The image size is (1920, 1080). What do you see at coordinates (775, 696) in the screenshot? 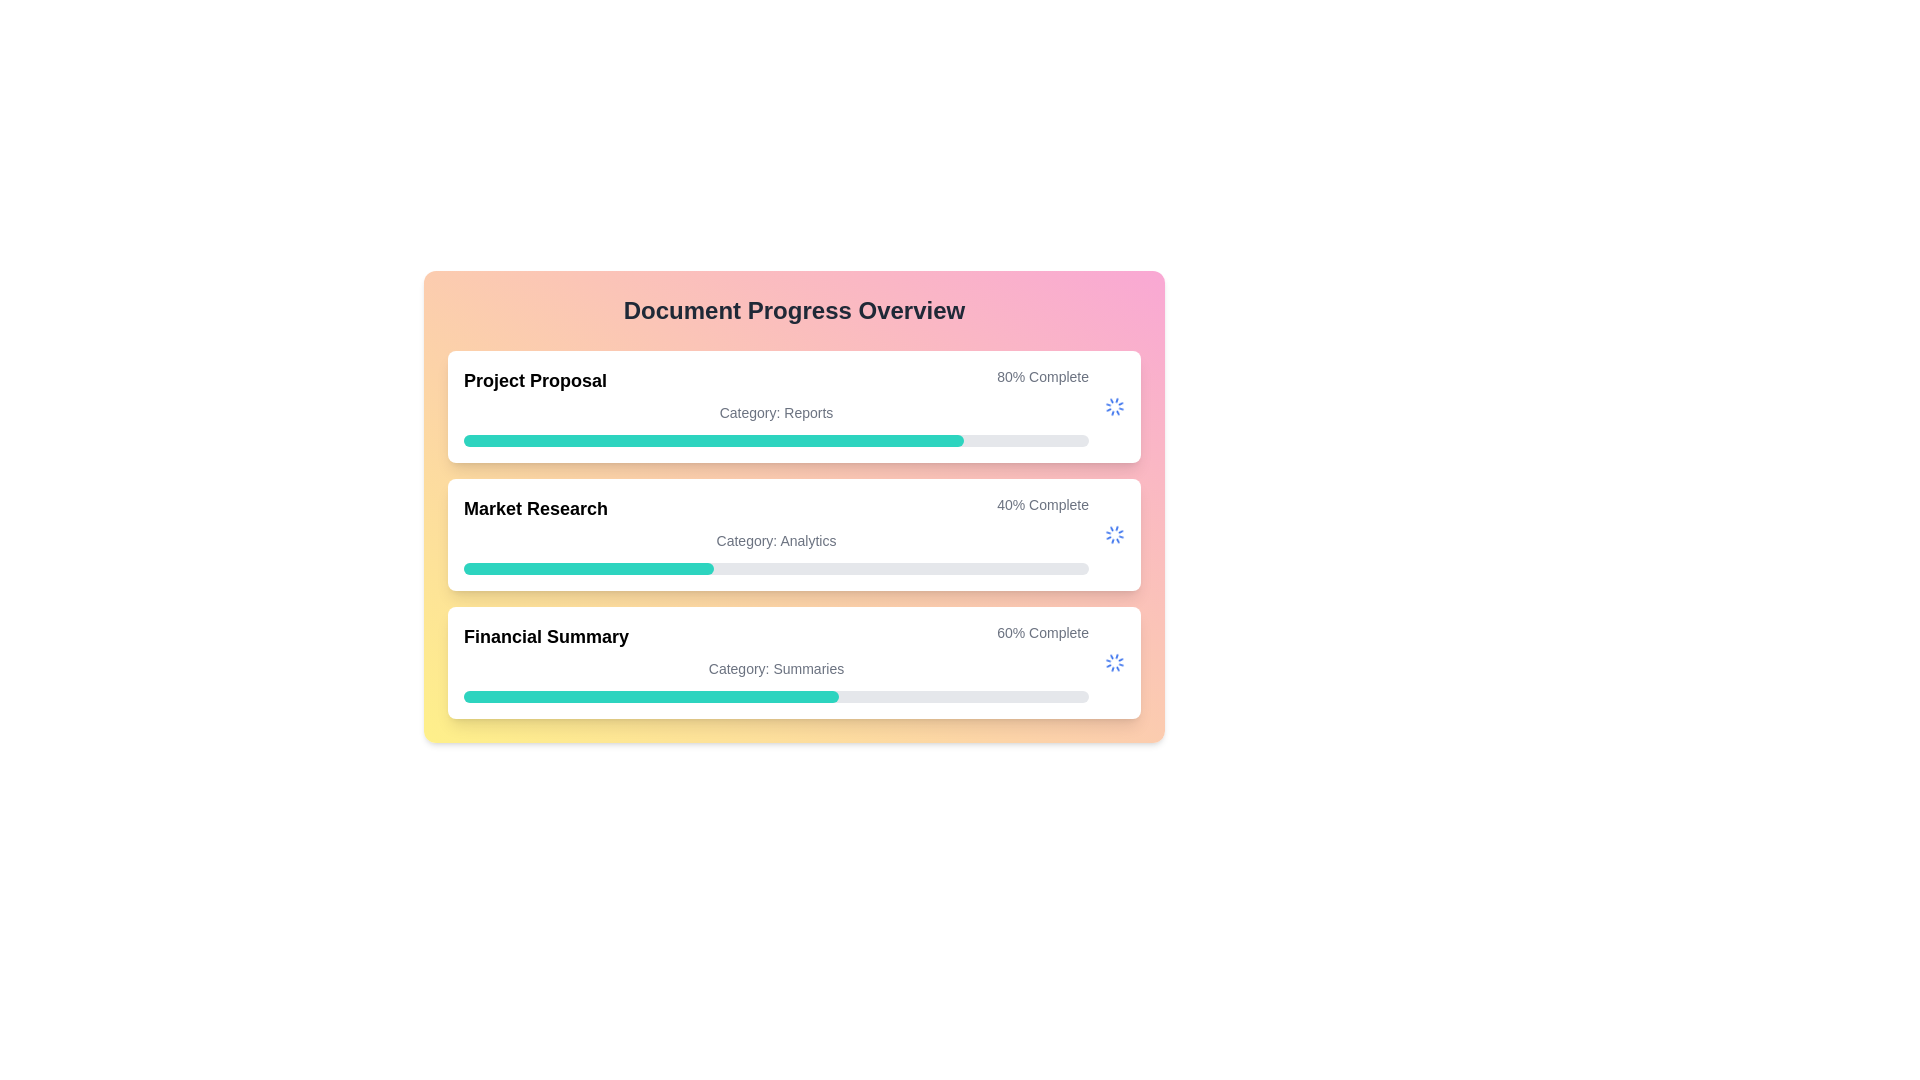
I see `the progress bar indicating 60% completion for the 'Financial Summary' task, located at the bottom of the 'Financial Summary' card` at bounding box center [775, 696].